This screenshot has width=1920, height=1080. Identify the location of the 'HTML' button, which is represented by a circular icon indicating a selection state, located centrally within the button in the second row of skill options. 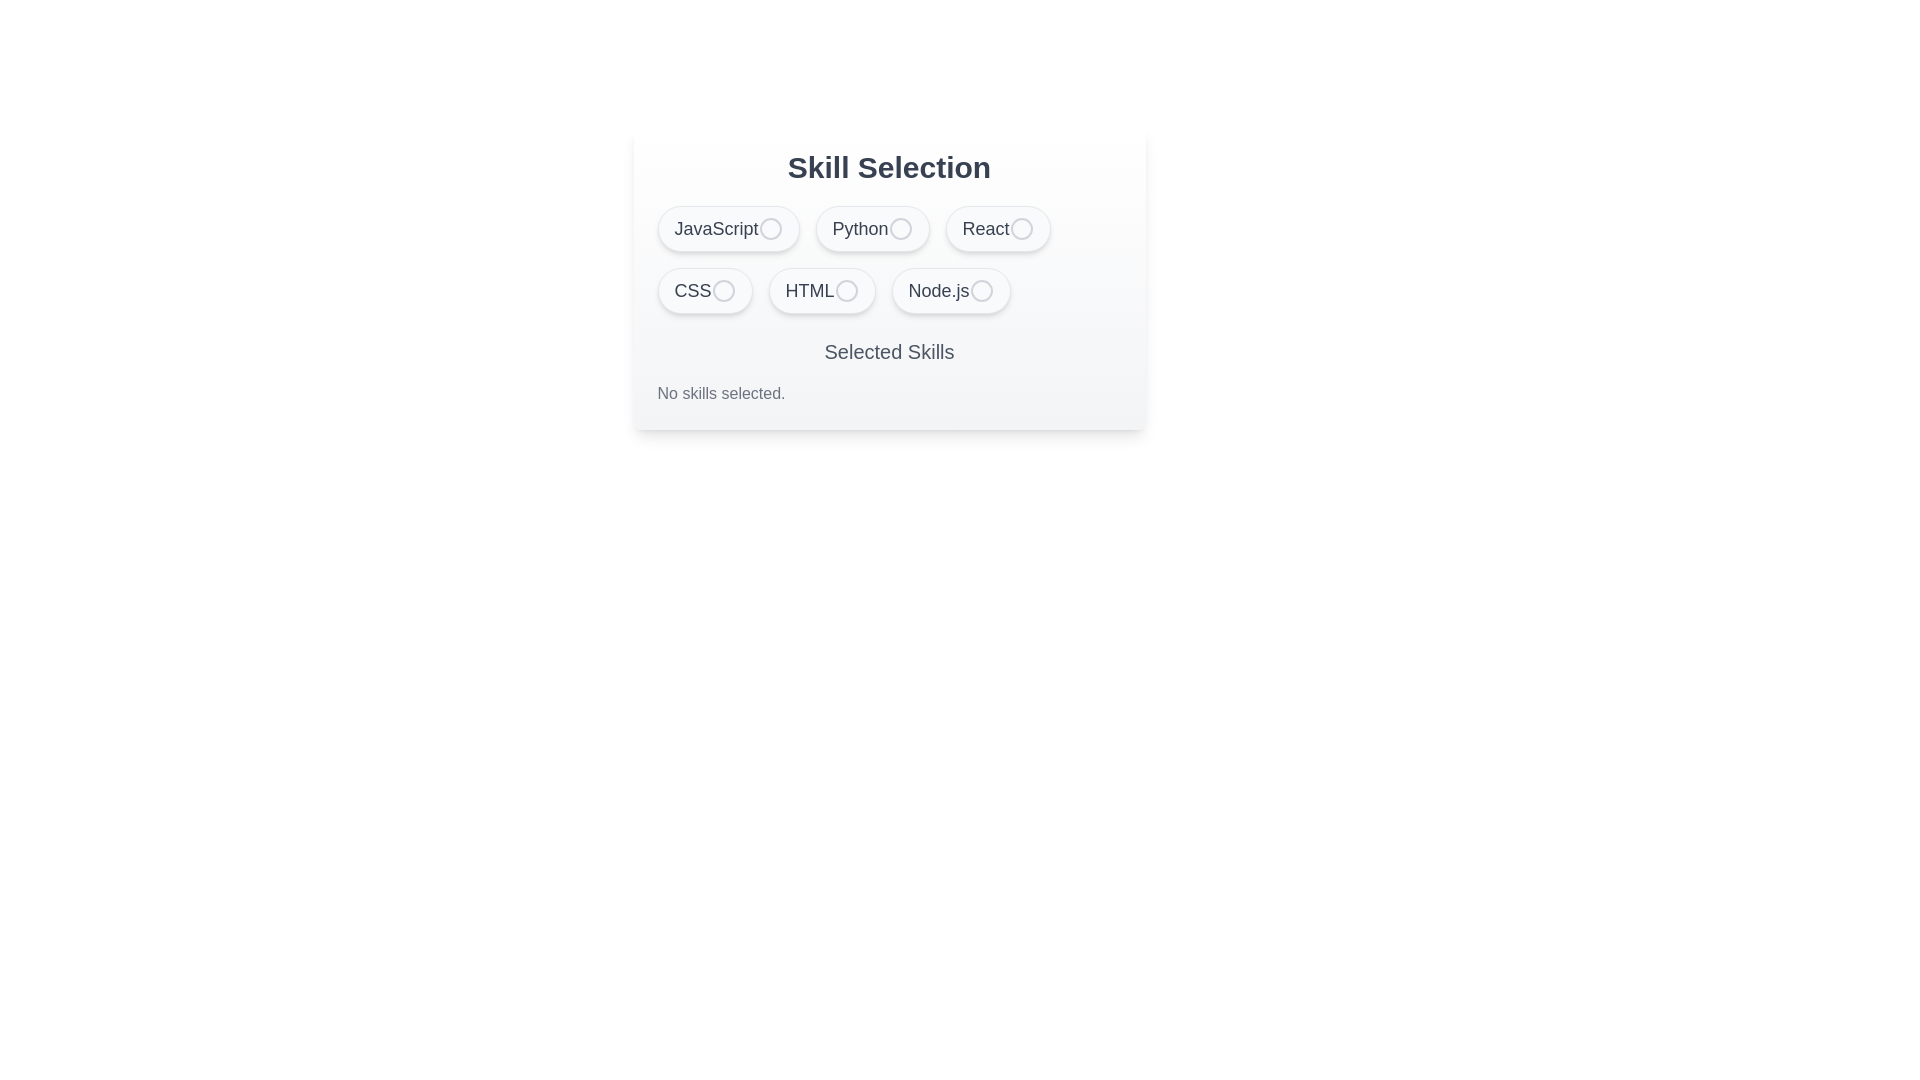
(846, 290).